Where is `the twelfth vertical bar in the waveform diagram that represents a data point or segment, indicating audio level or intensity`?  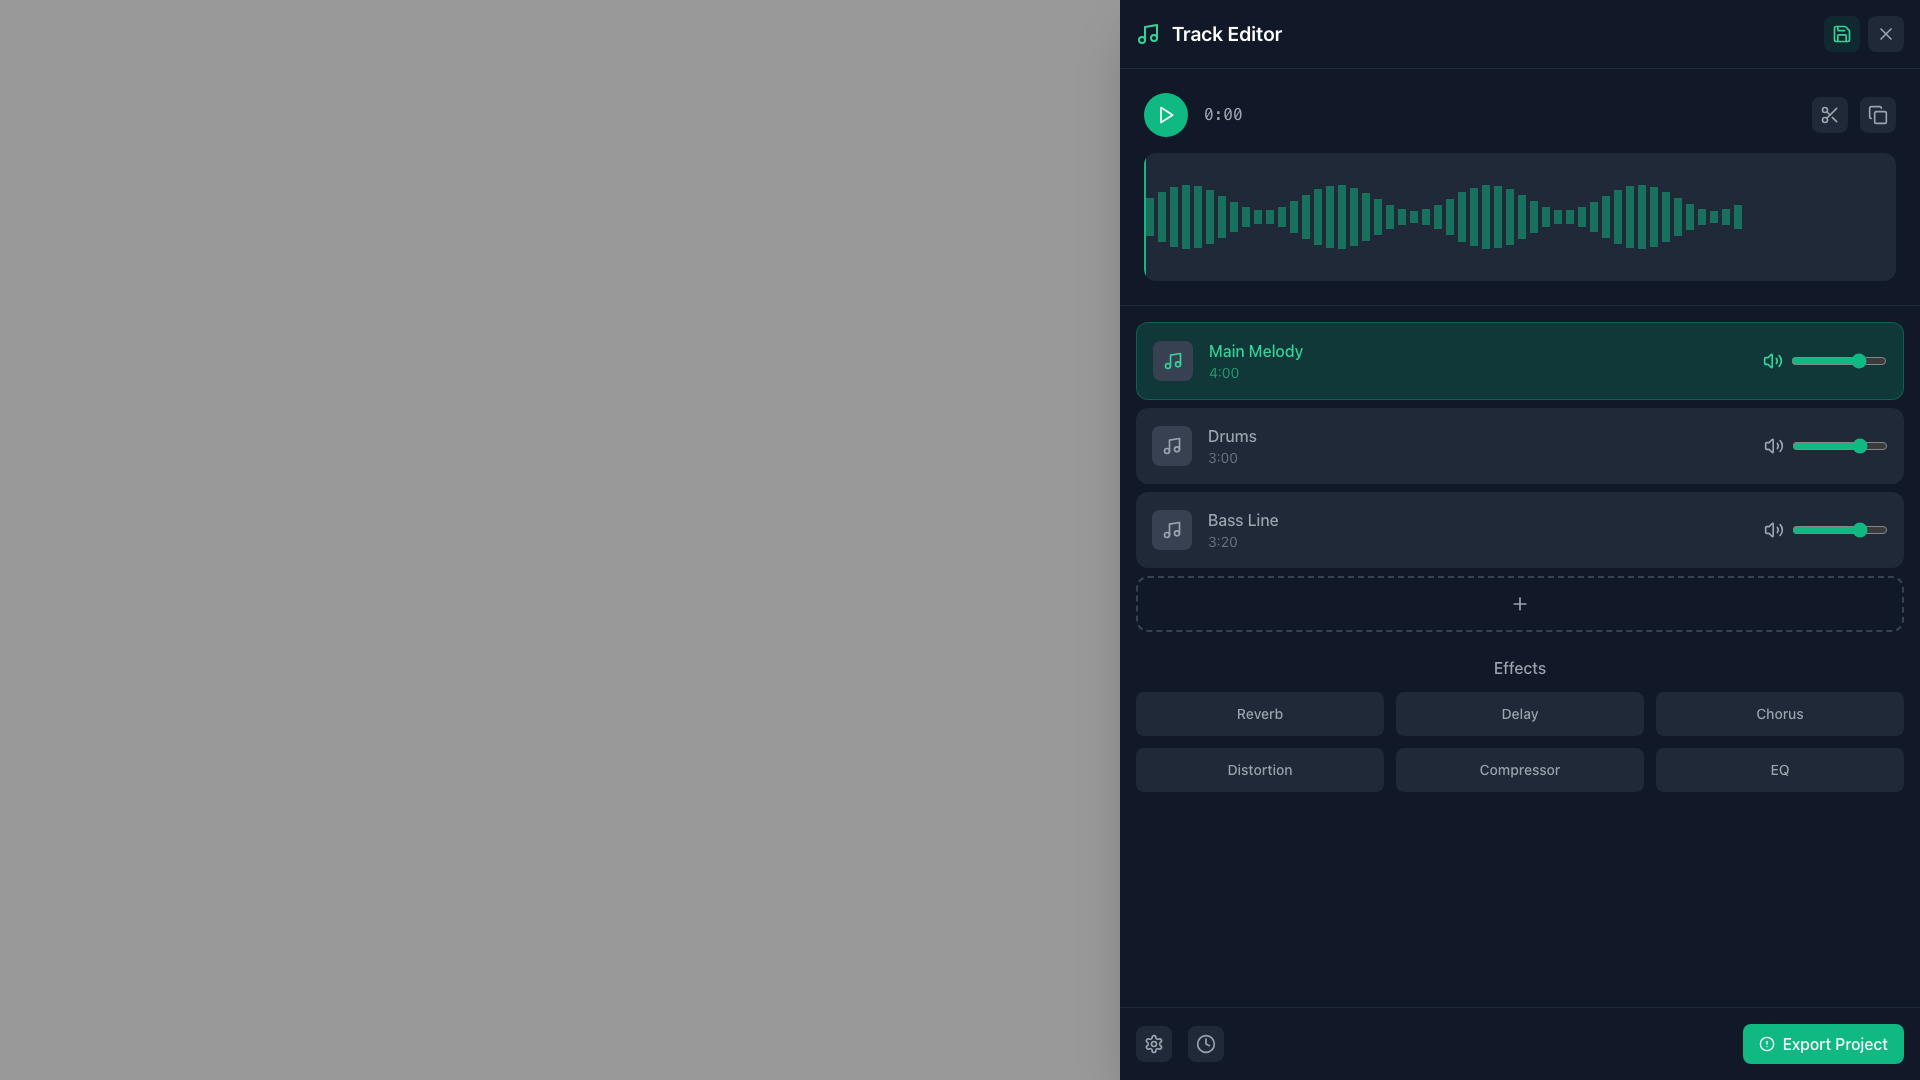 the twelfth vertical bar in the waveform diagram that represents a data point or segment, indicating audio level or intensity is located at coordinates (1281, 216).